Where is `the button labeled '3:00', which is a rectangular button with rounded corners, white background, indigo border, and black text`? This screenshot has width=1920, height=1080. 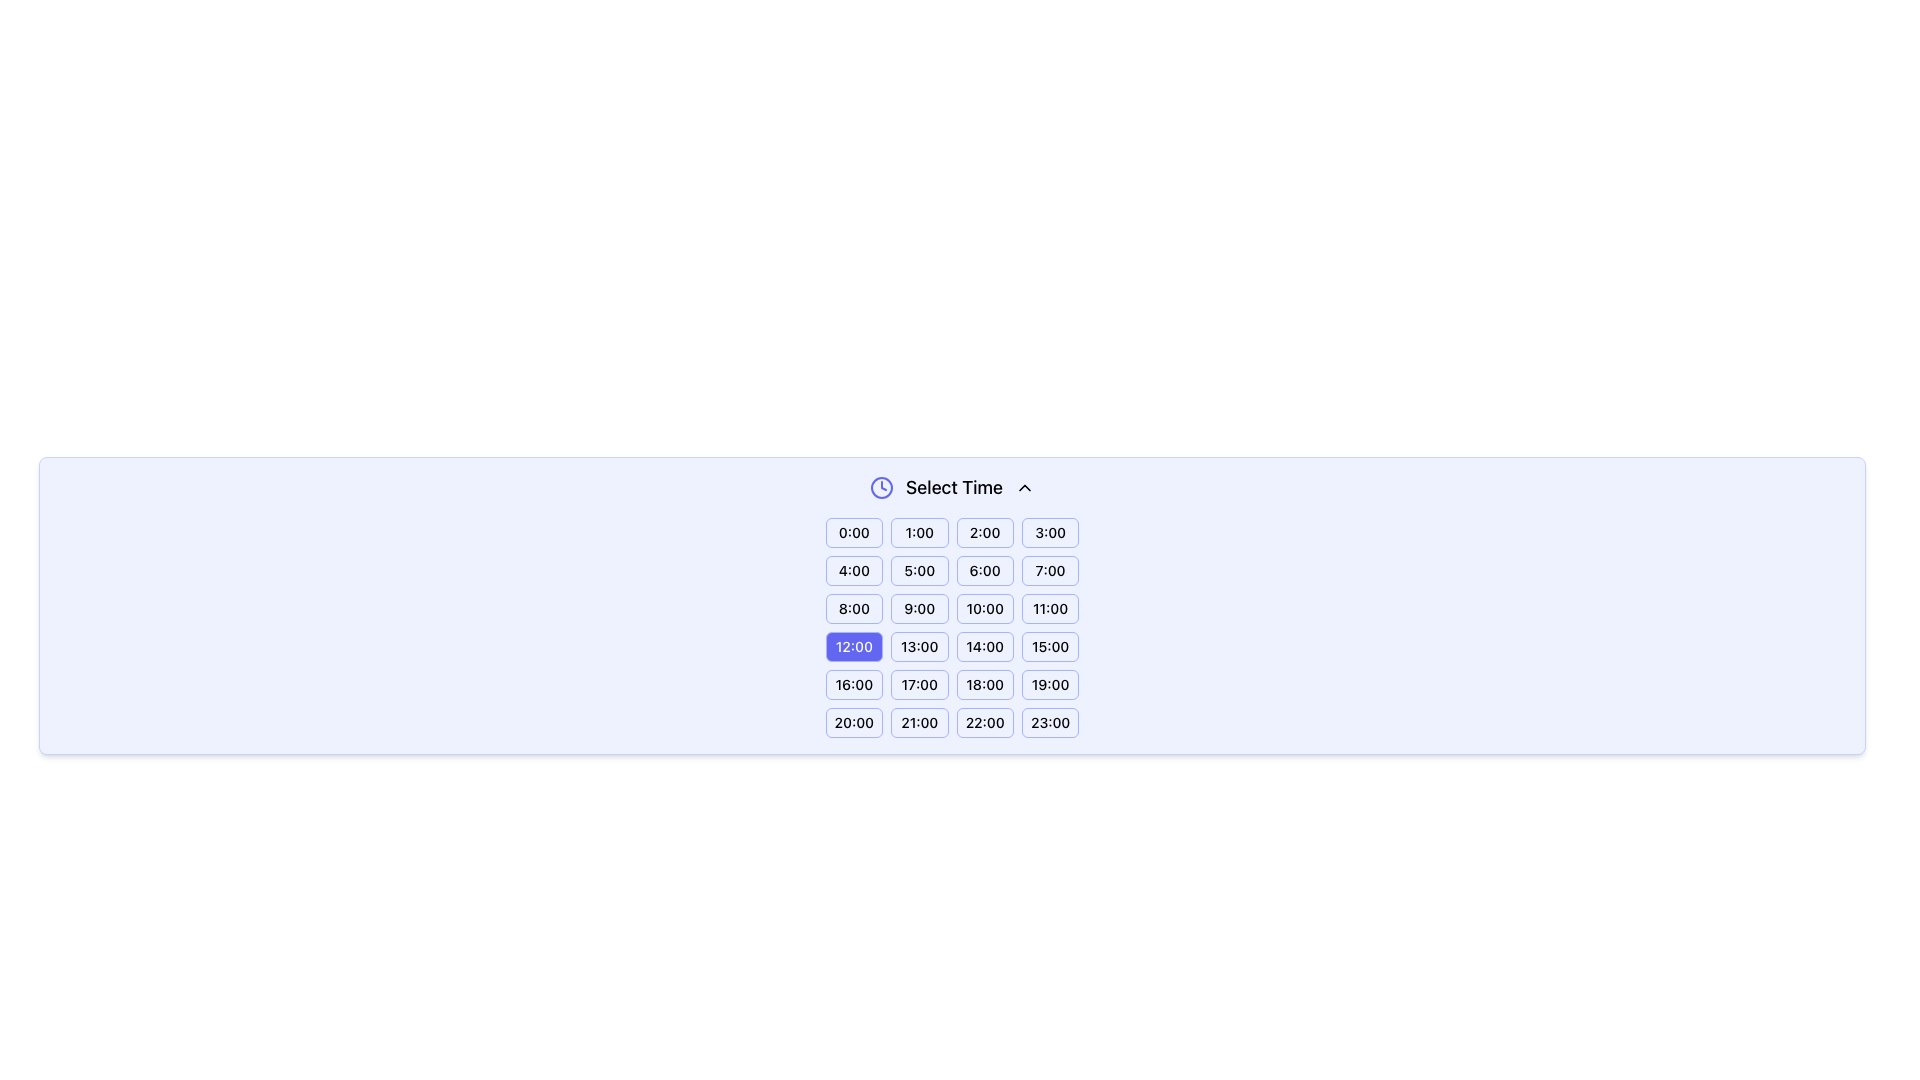
the button labeled '3:00', which is a rectangular button with rounded corners, white background, indigo border, and black text is located at coordinates (1049, 531).